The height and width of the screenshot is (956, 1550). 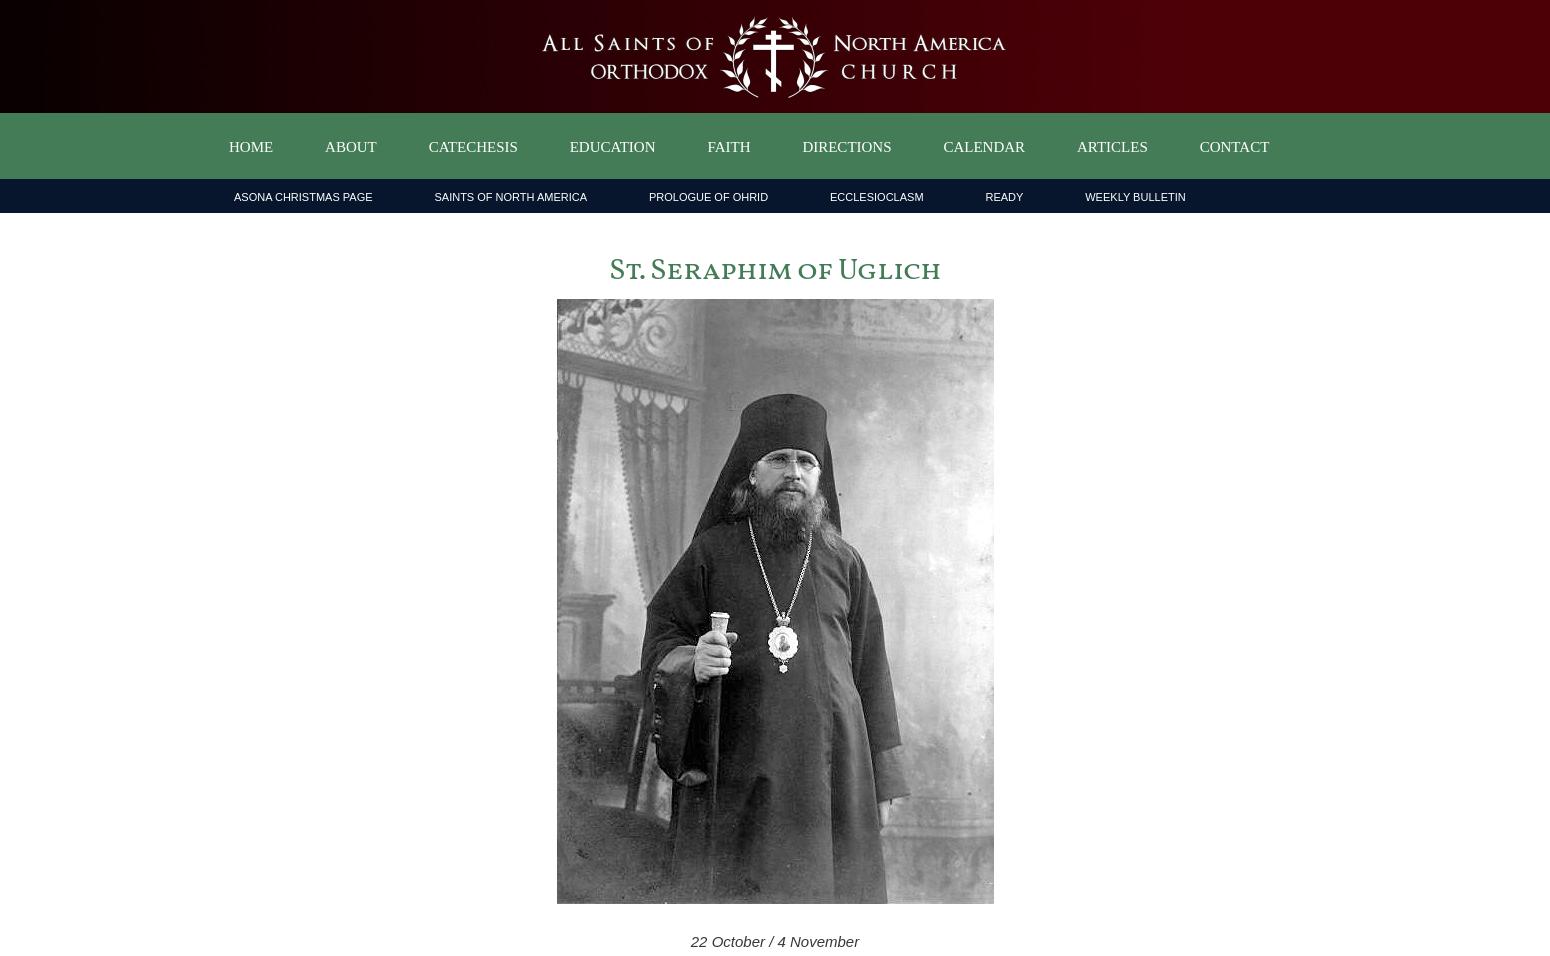 I want to click on 'ASONA Christmas Page', so click(x=303, y=197).